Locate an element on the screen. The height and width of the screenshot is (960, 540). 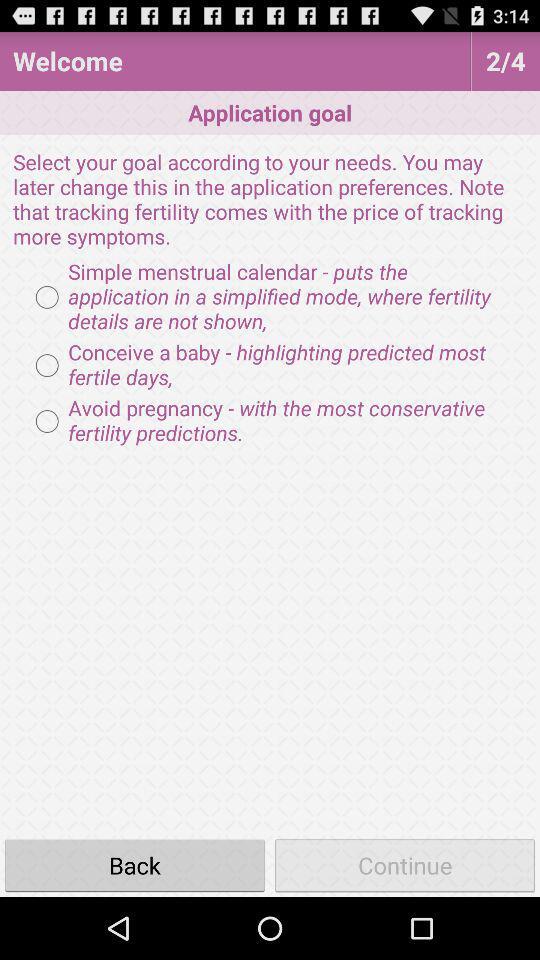
item to the right of the back icon is located at coordinates (405, 864).